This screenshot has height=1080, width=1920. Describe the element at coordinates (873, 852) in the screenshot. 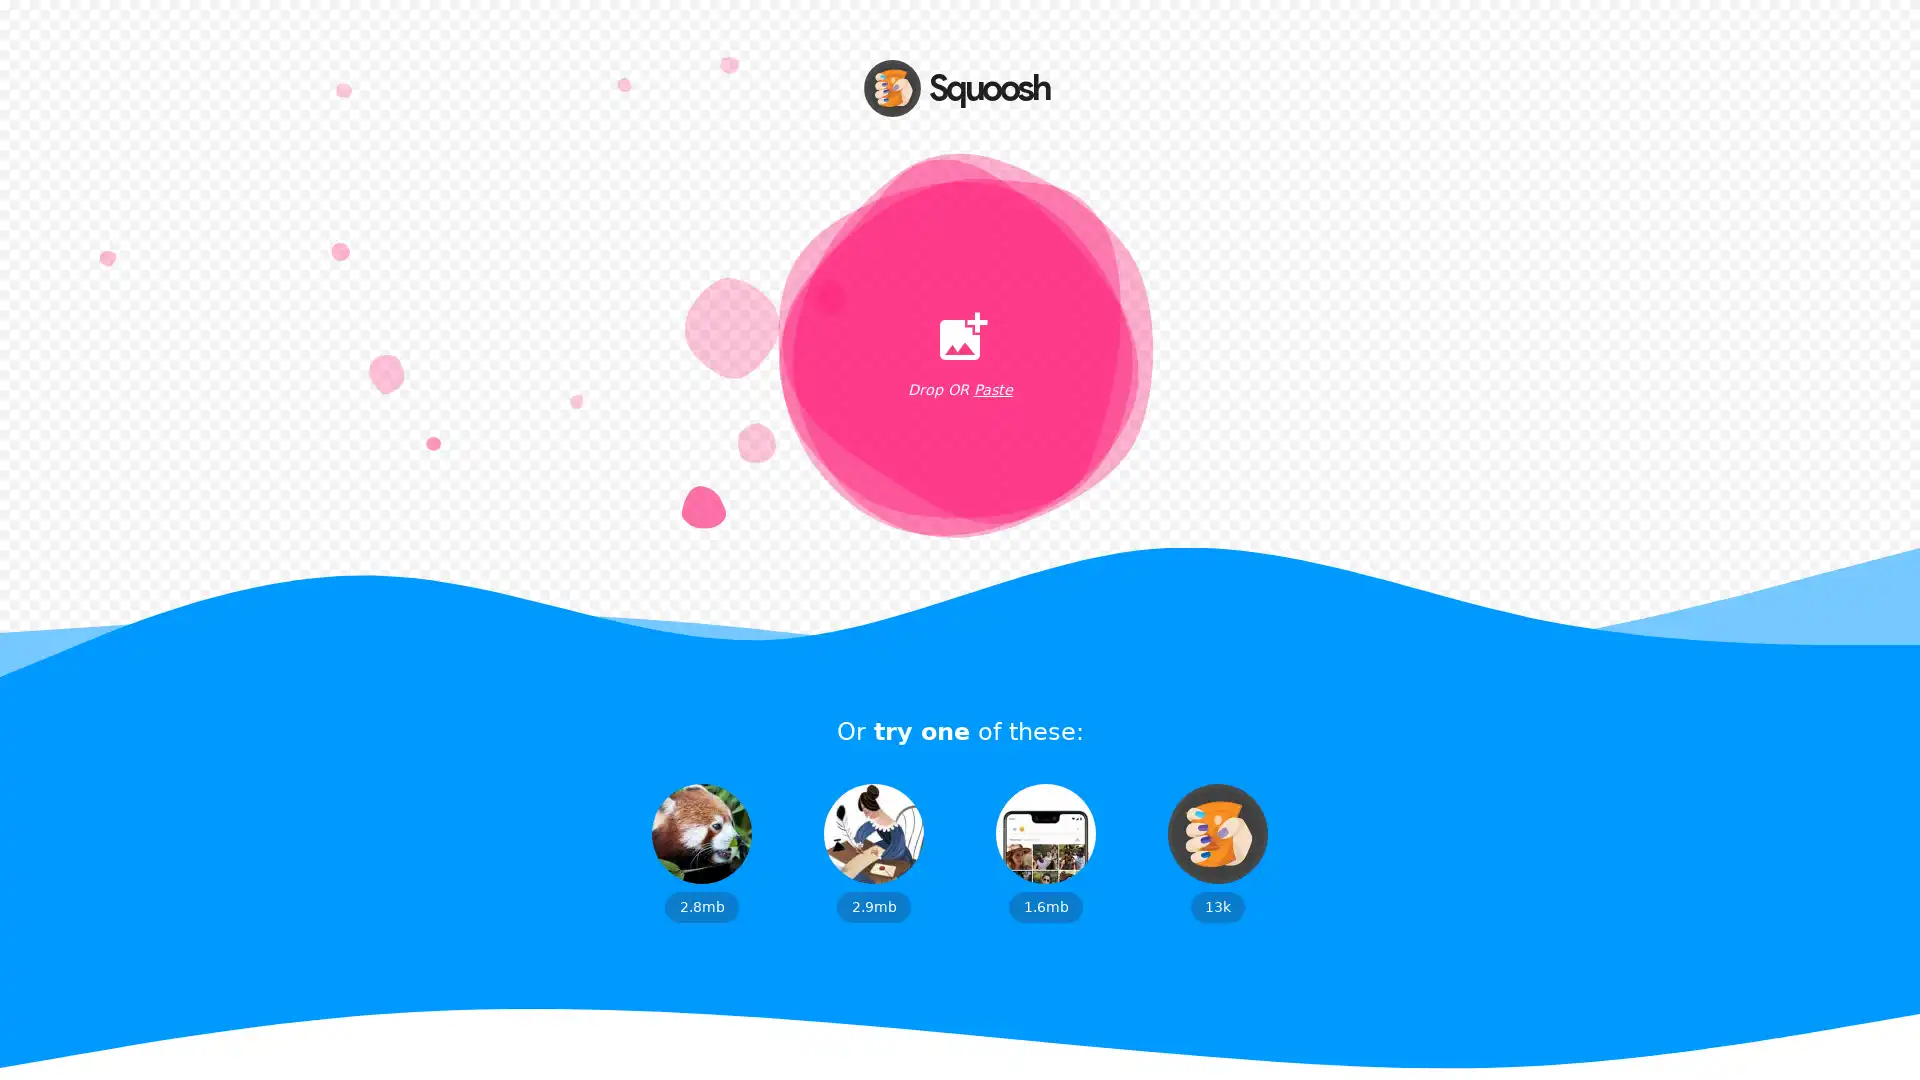

I see `Artwork 2.9mb` at that location.